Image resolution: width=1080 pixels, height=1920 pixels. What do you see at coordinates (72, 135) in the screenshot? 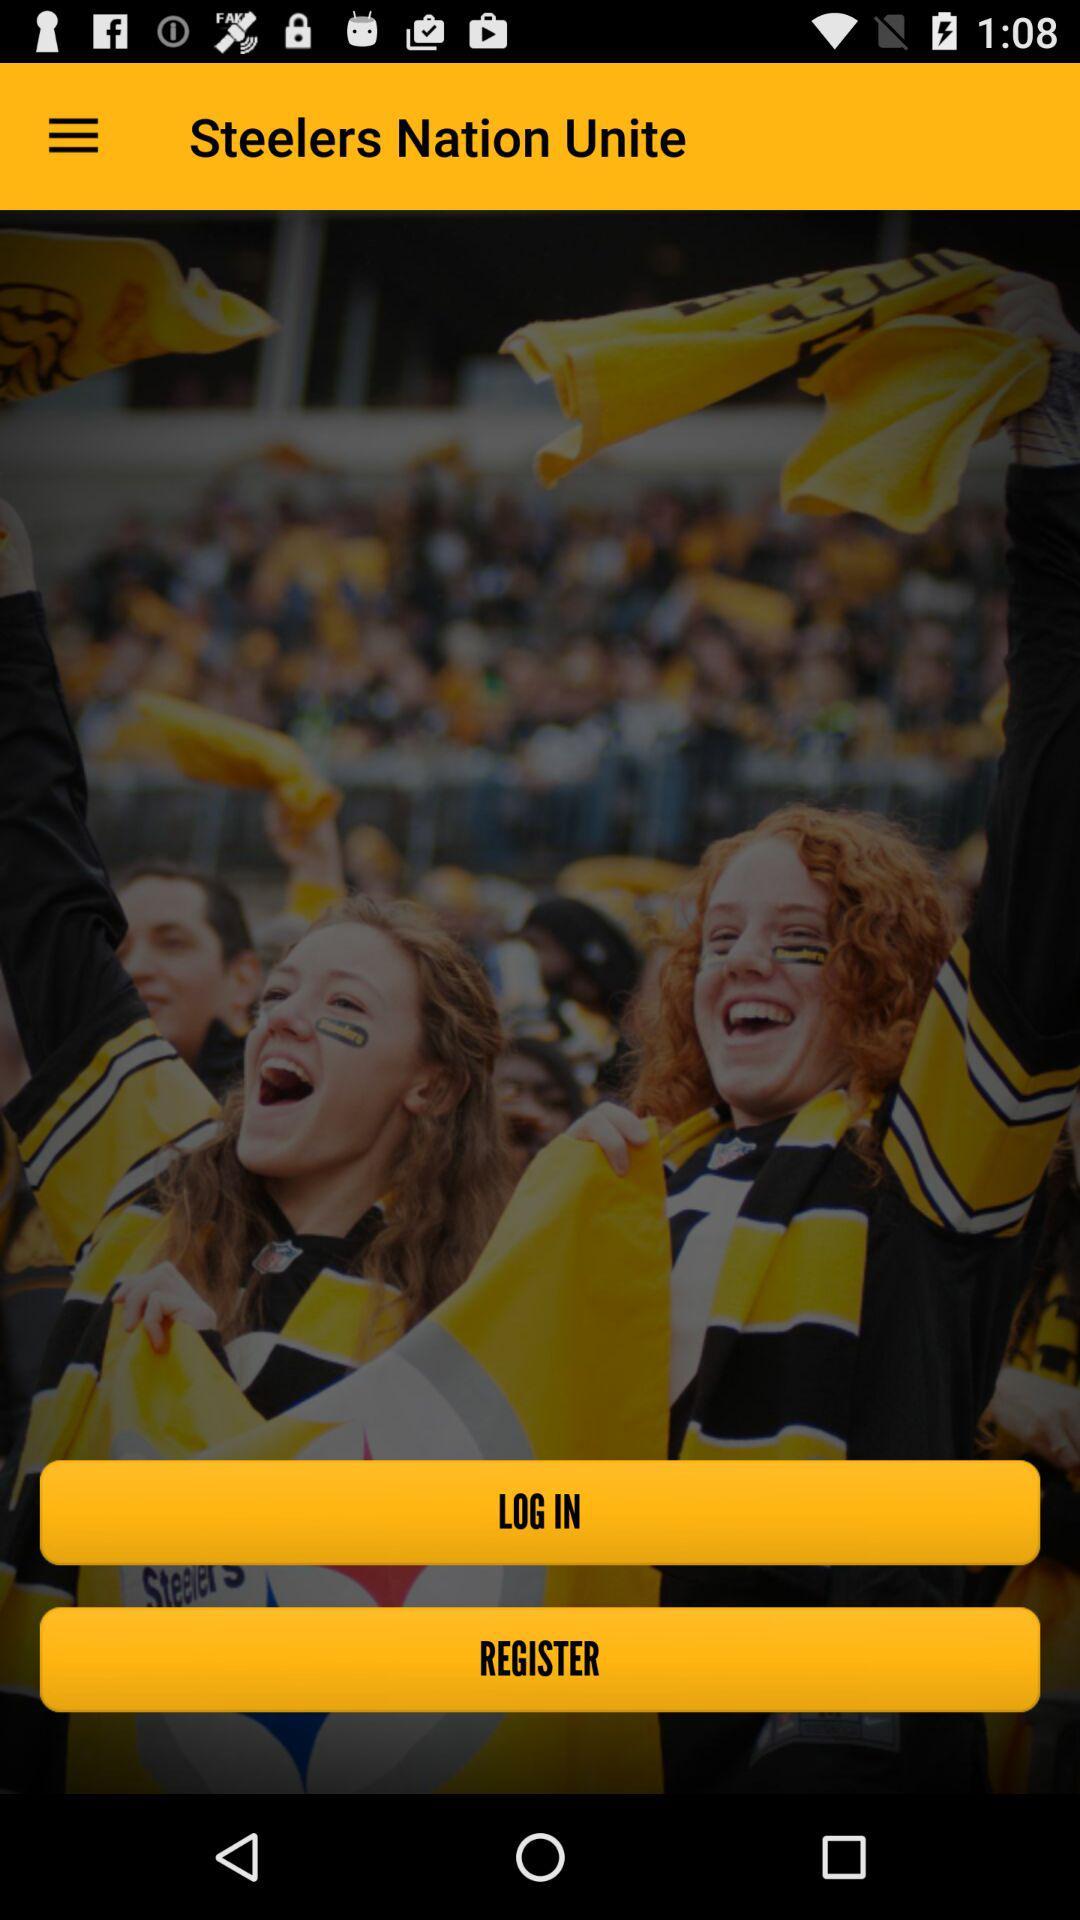
I see `the item to the left of steelers nation unite item` at bounding box center [72, 135].